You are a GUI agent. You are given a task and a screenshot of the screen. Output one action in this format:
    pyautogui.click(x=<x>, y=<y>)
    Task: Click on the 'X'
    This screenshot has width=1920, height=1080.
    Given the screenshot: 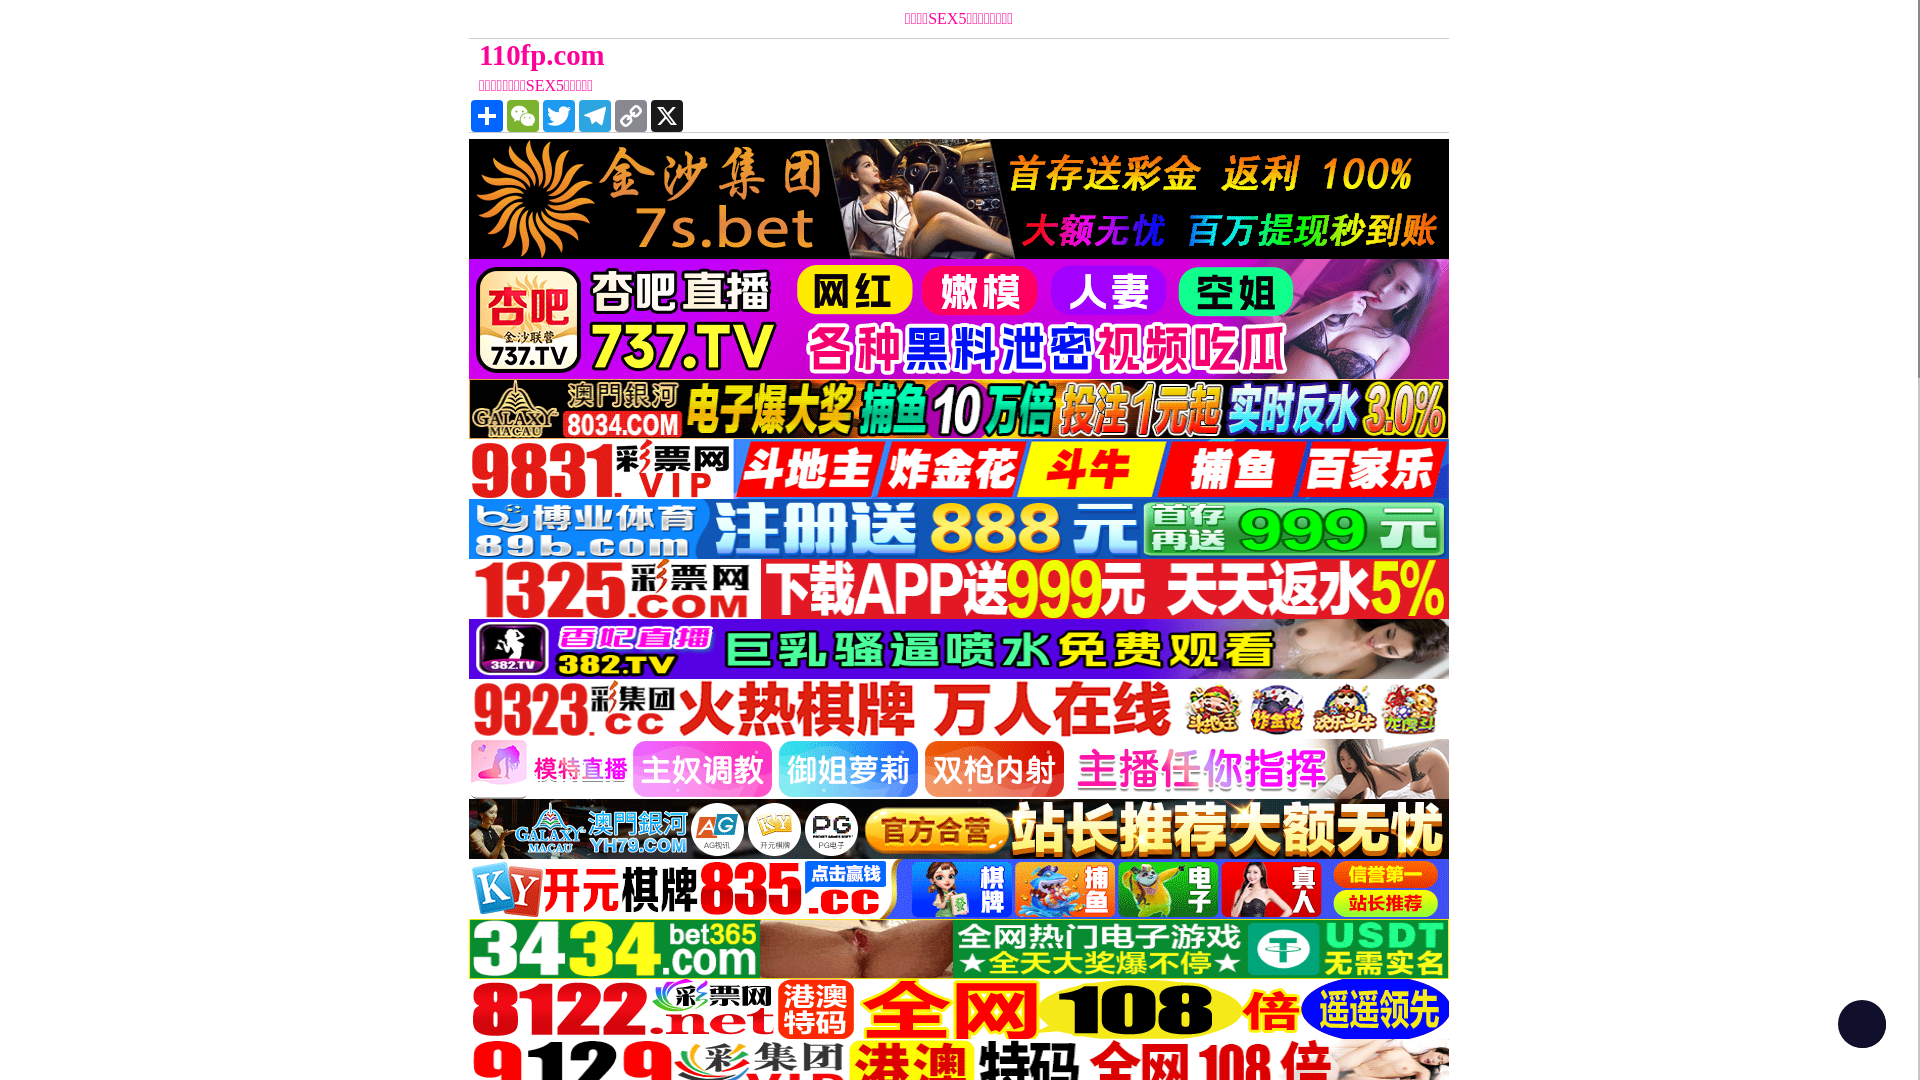 What is the action you would take?
    pyautogui.click(x=667, y=115)
    